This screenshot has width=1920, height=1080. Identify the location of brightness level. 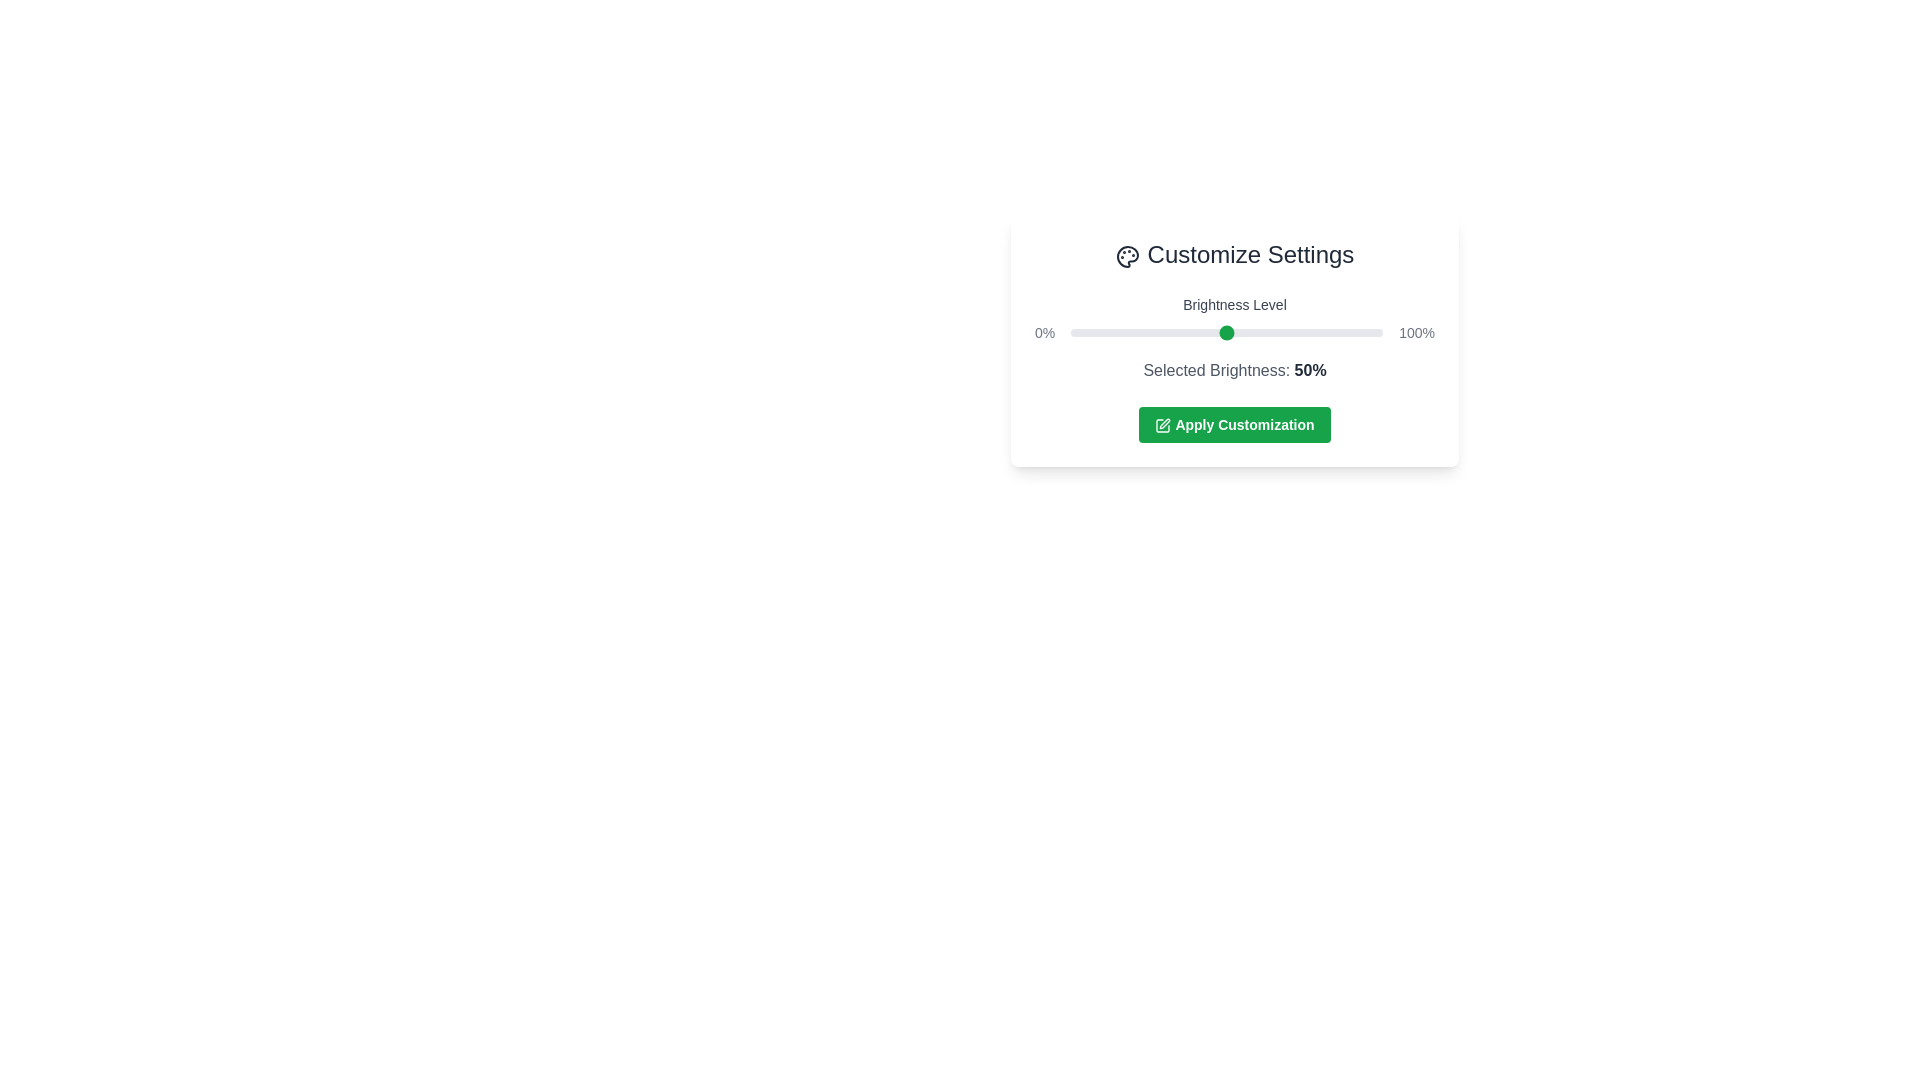
(1339, 331).